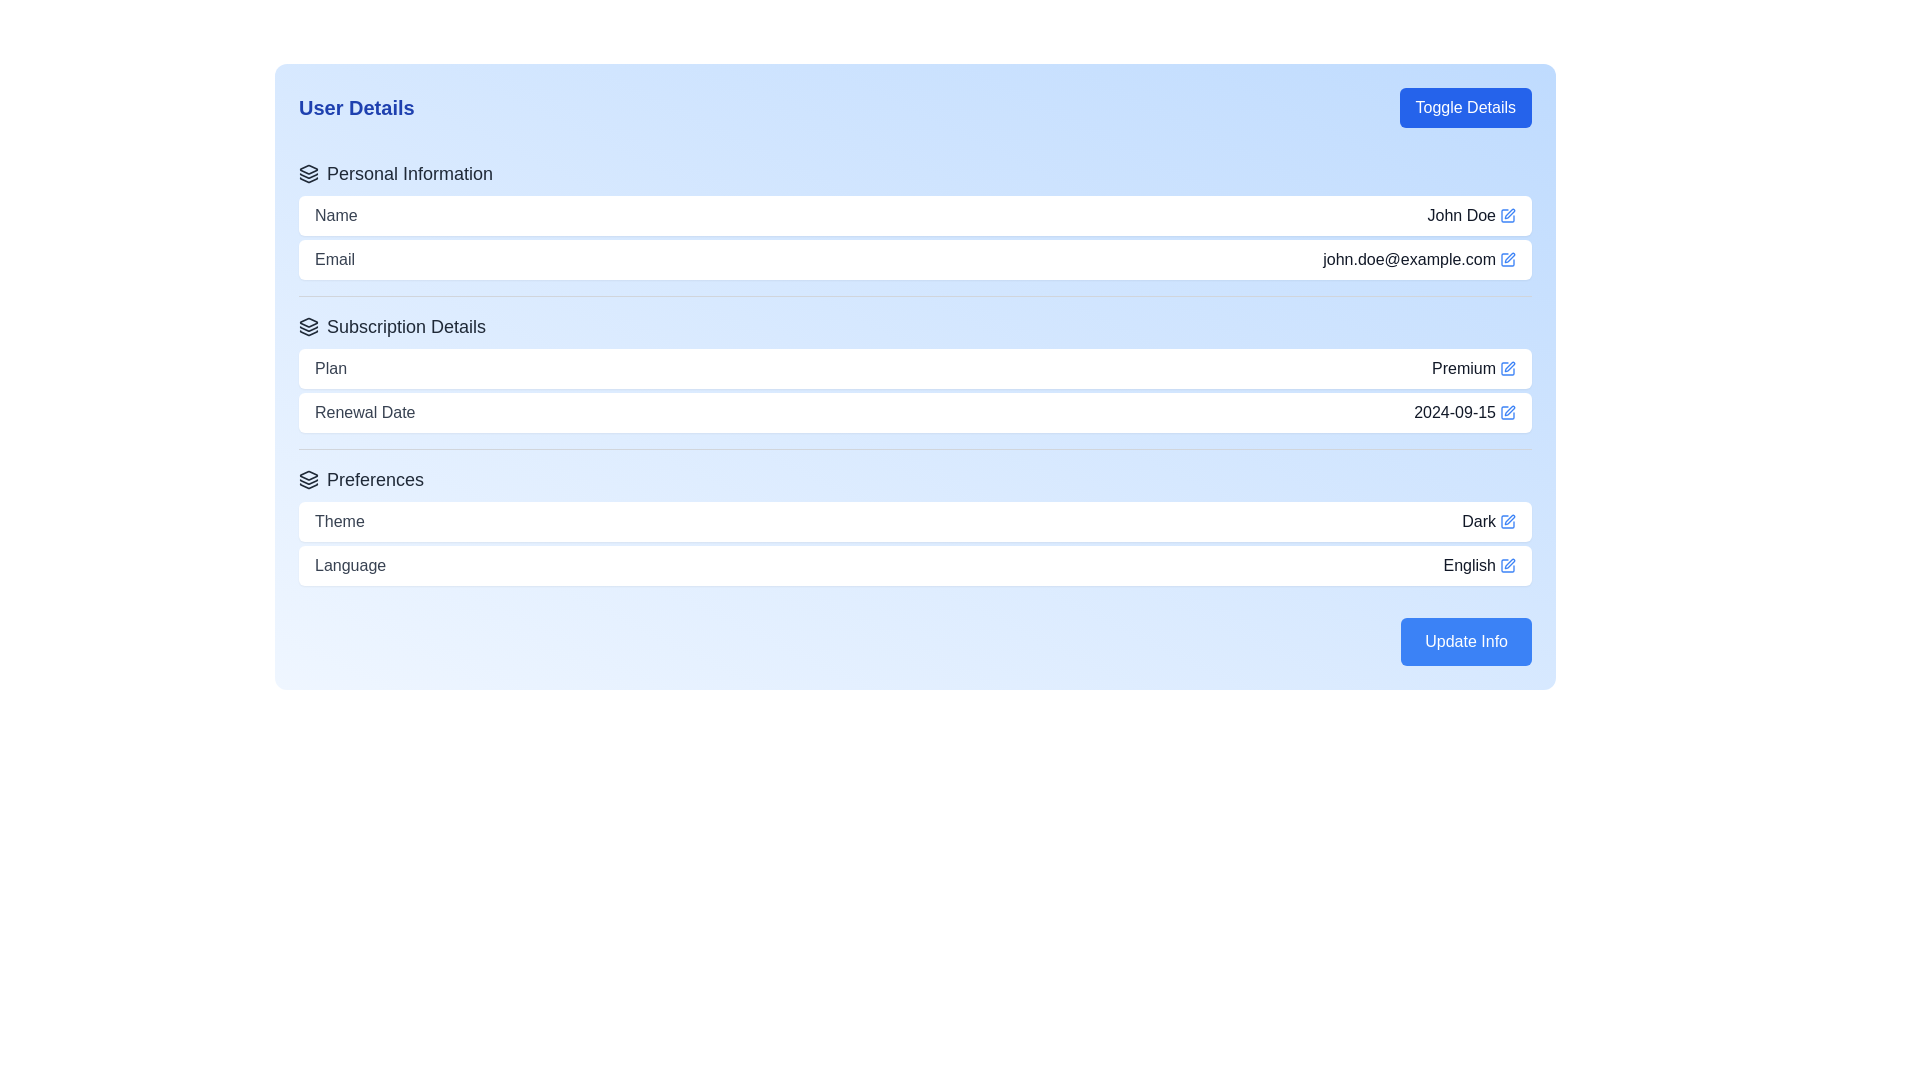 This screenshot has height=1080, width=1920. I want to click on the edit icon button located to the right of the 'John Doe' label in the 'Personal Information' section, so click(1507, 216).